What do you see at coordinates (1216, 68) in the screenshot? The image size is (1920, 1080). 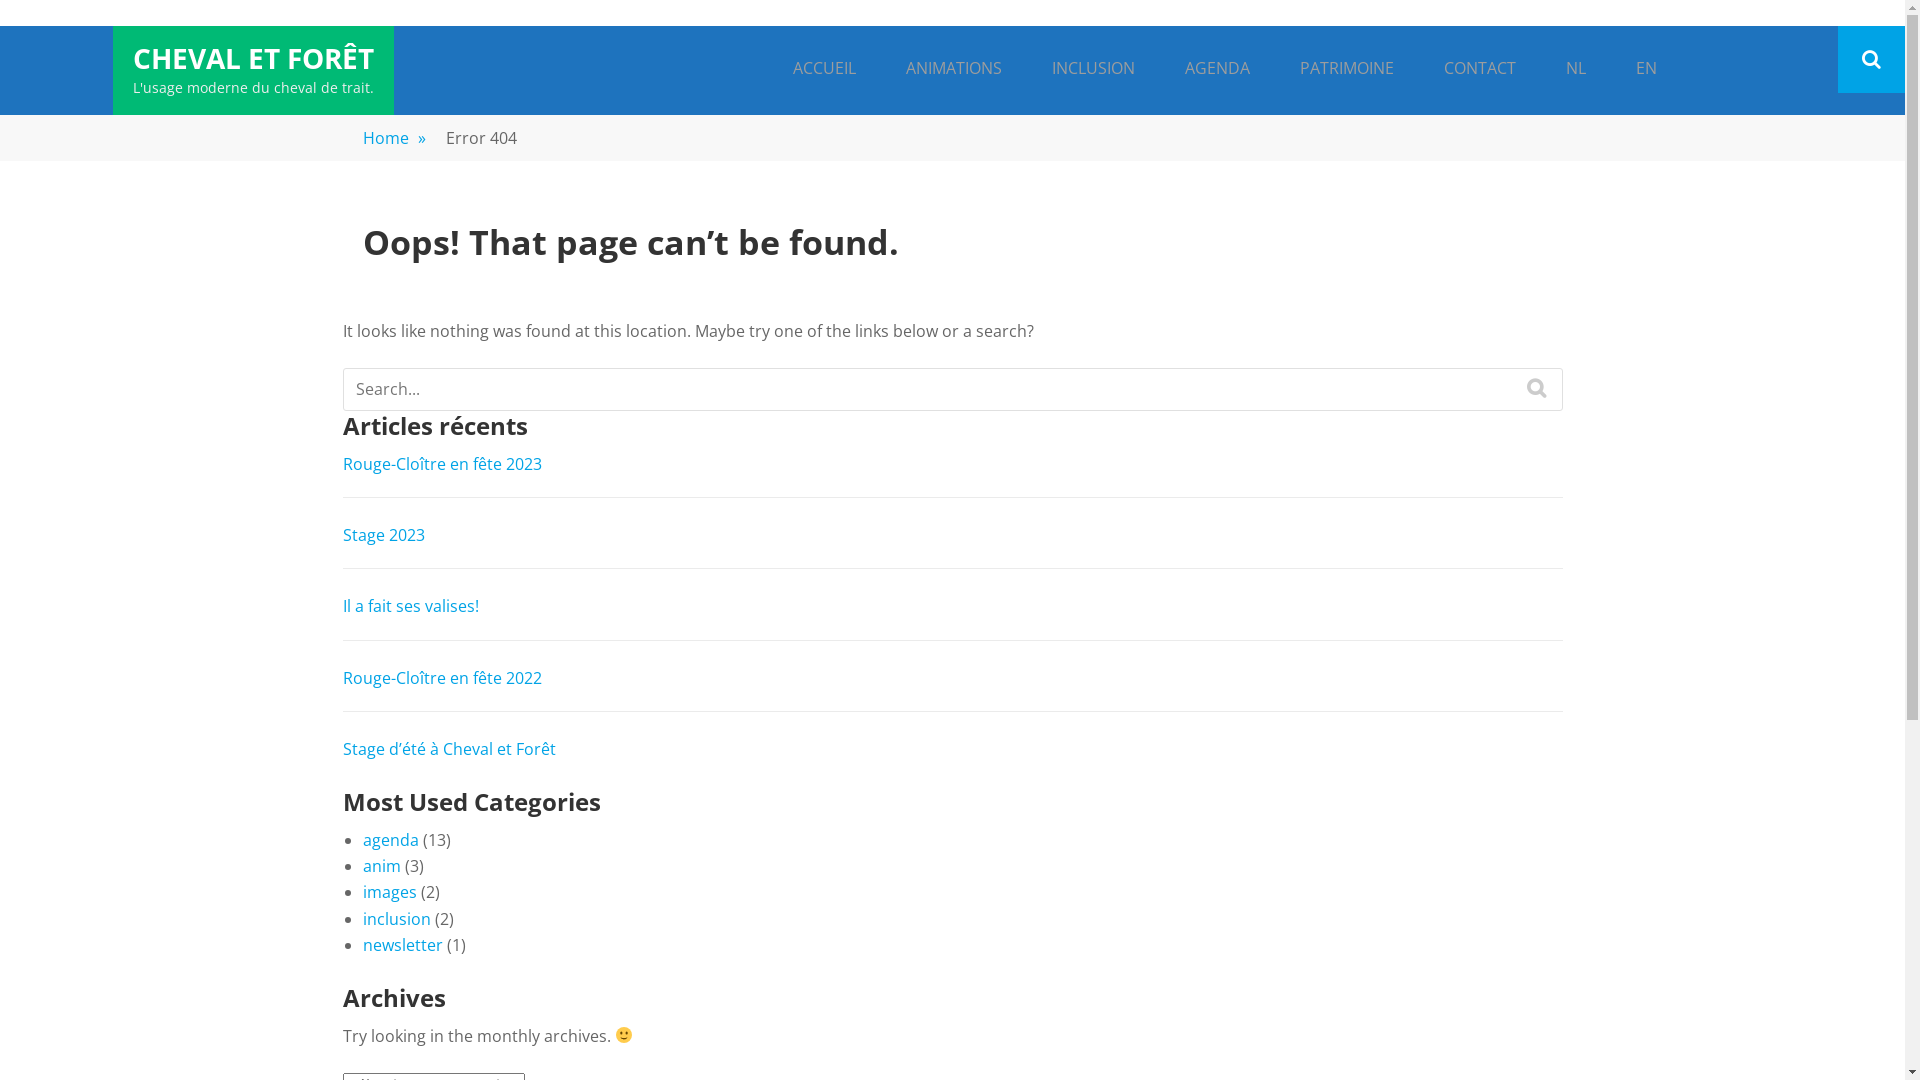 I see `'AGENDA'` at bounding box center [1216, 68].